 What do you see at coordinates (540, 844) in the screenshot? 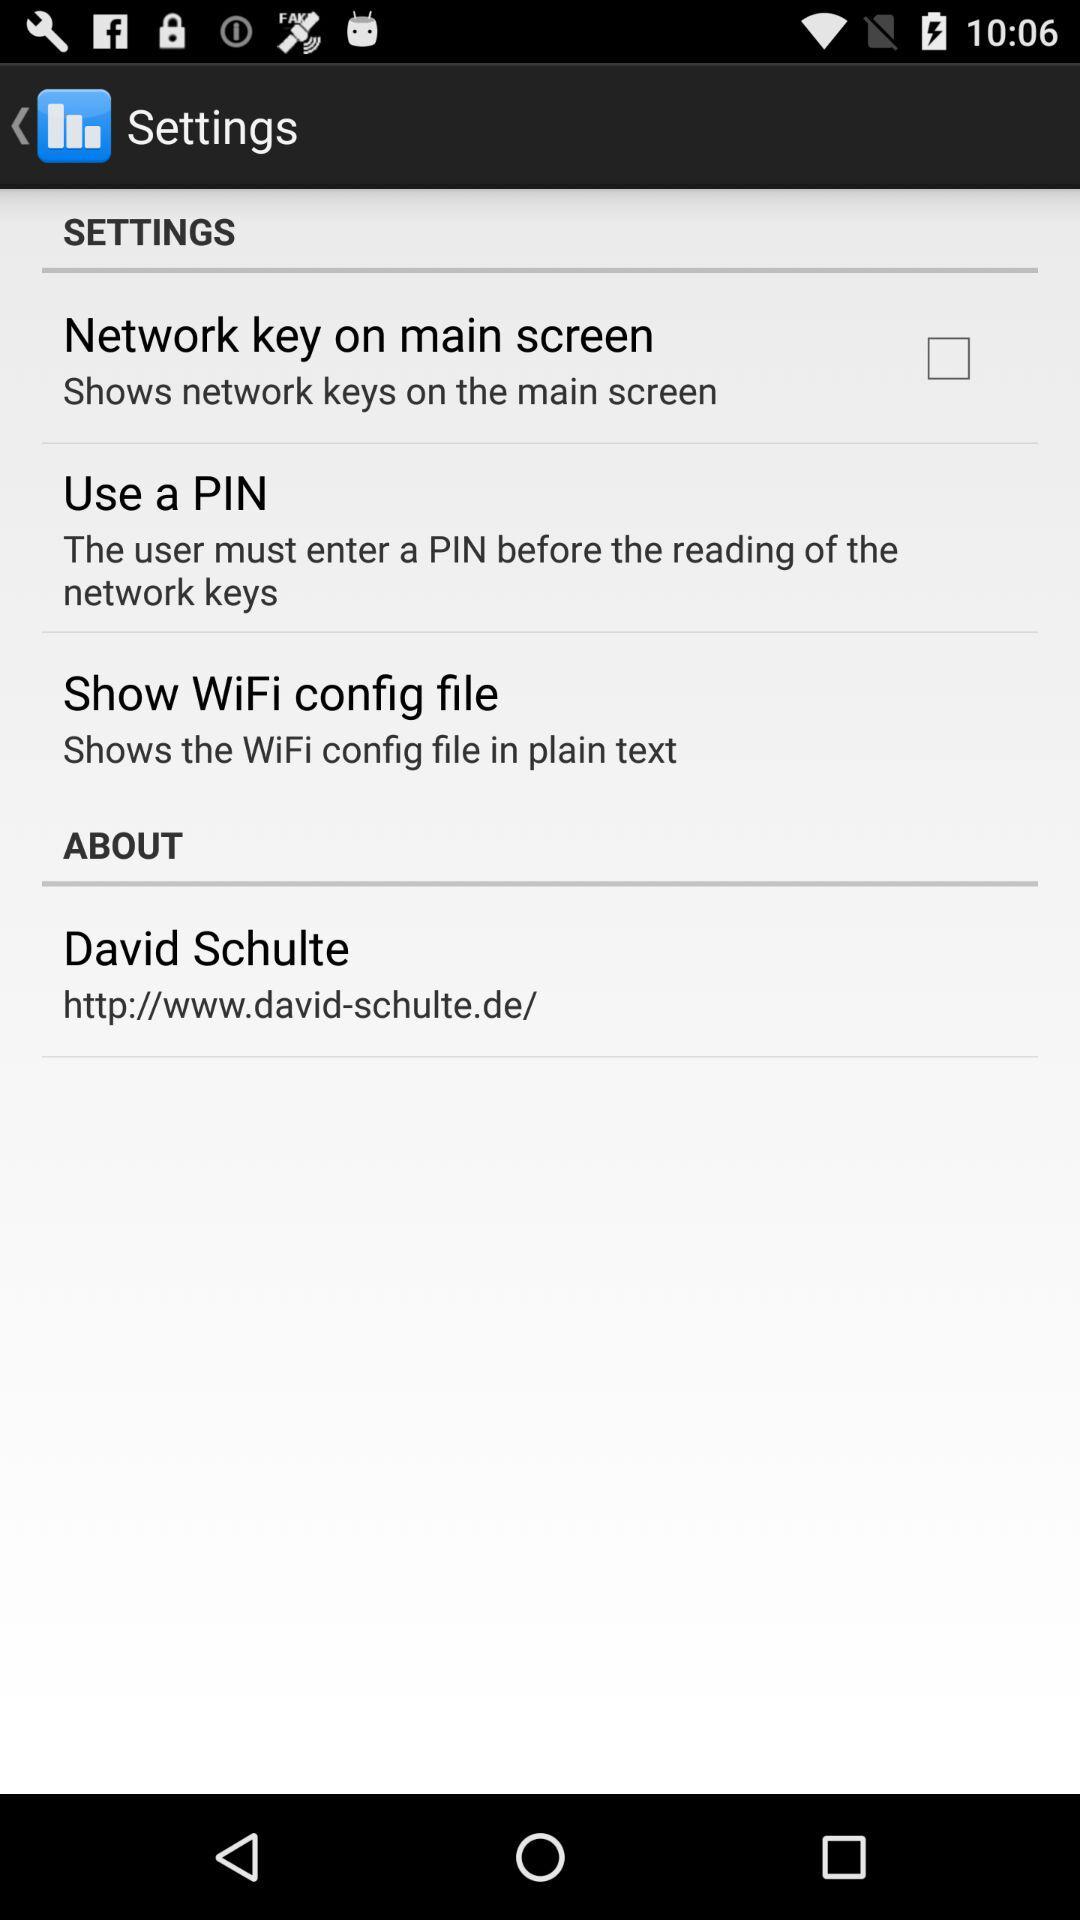
I see `about item` at bounding box center [540, 844].